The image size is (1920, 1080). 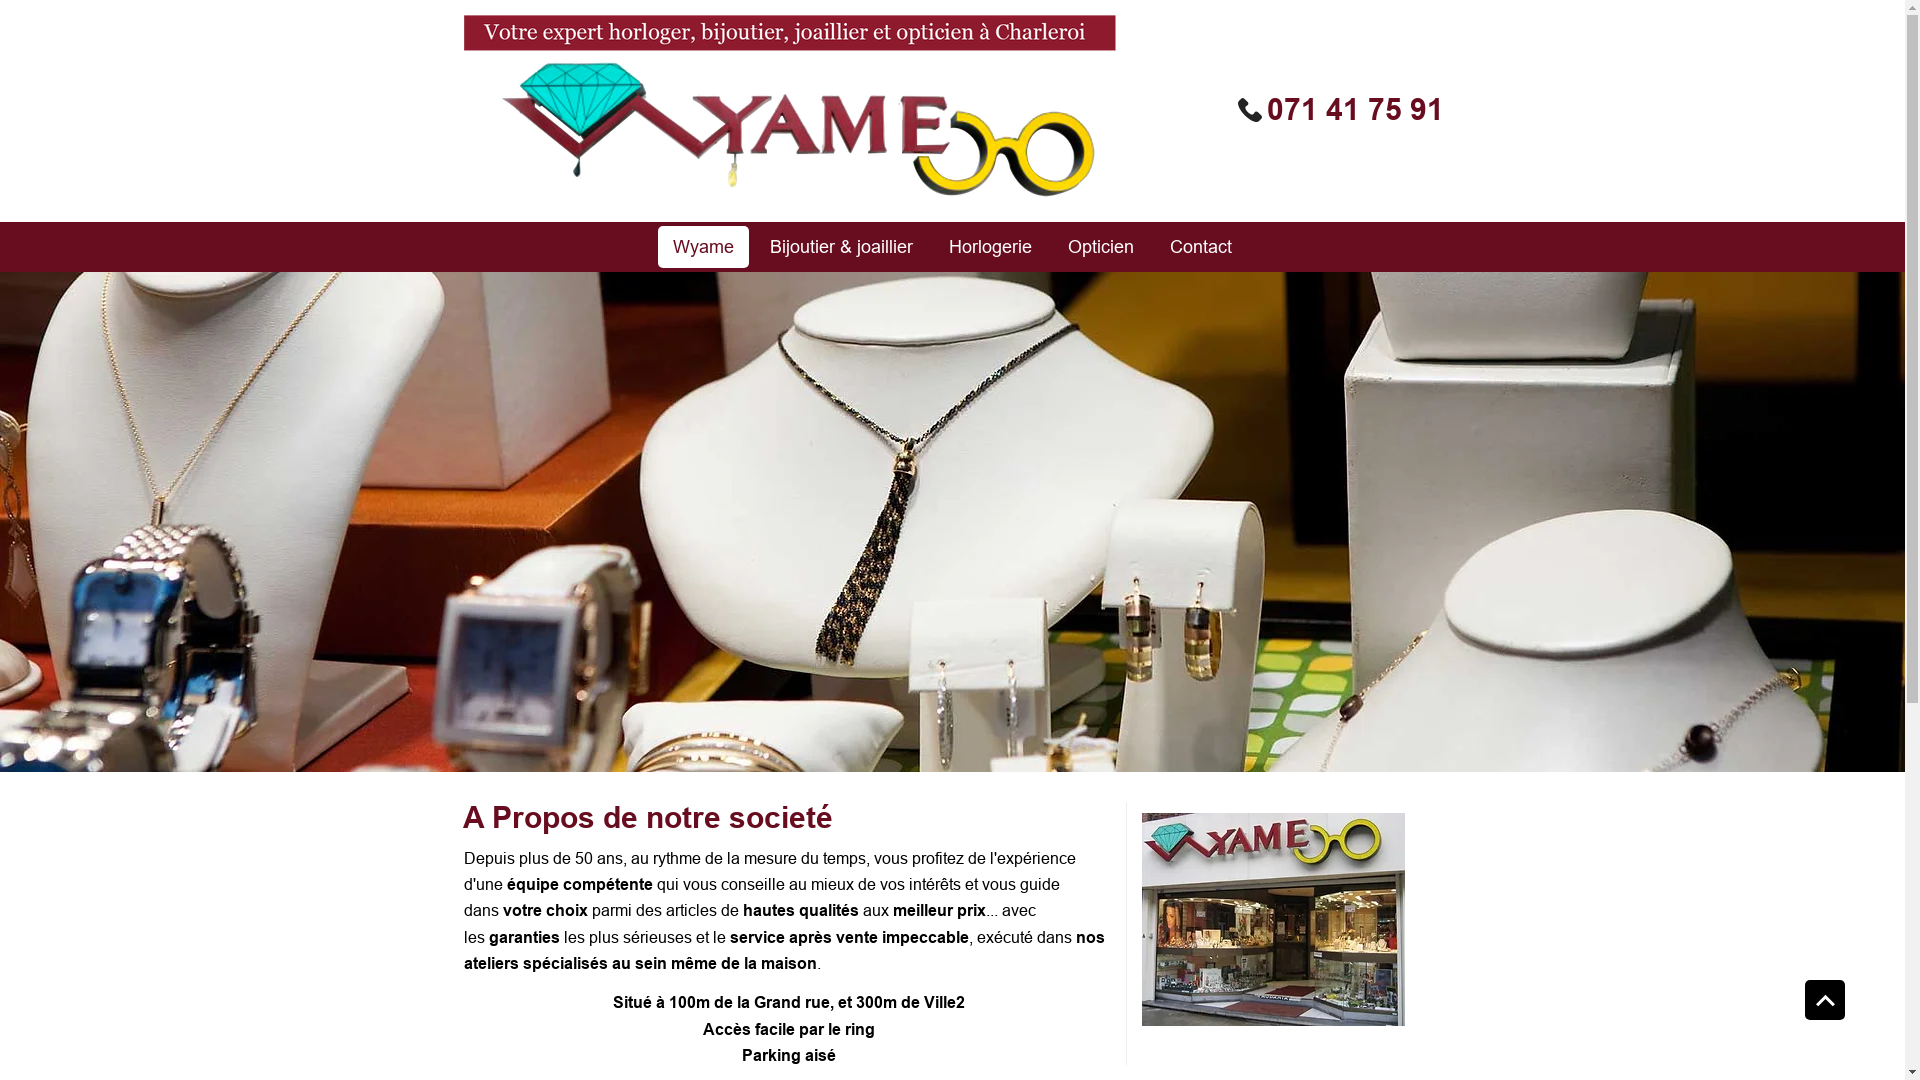 I want to click on '071 41 75 91', so click(x=1265, y=109).